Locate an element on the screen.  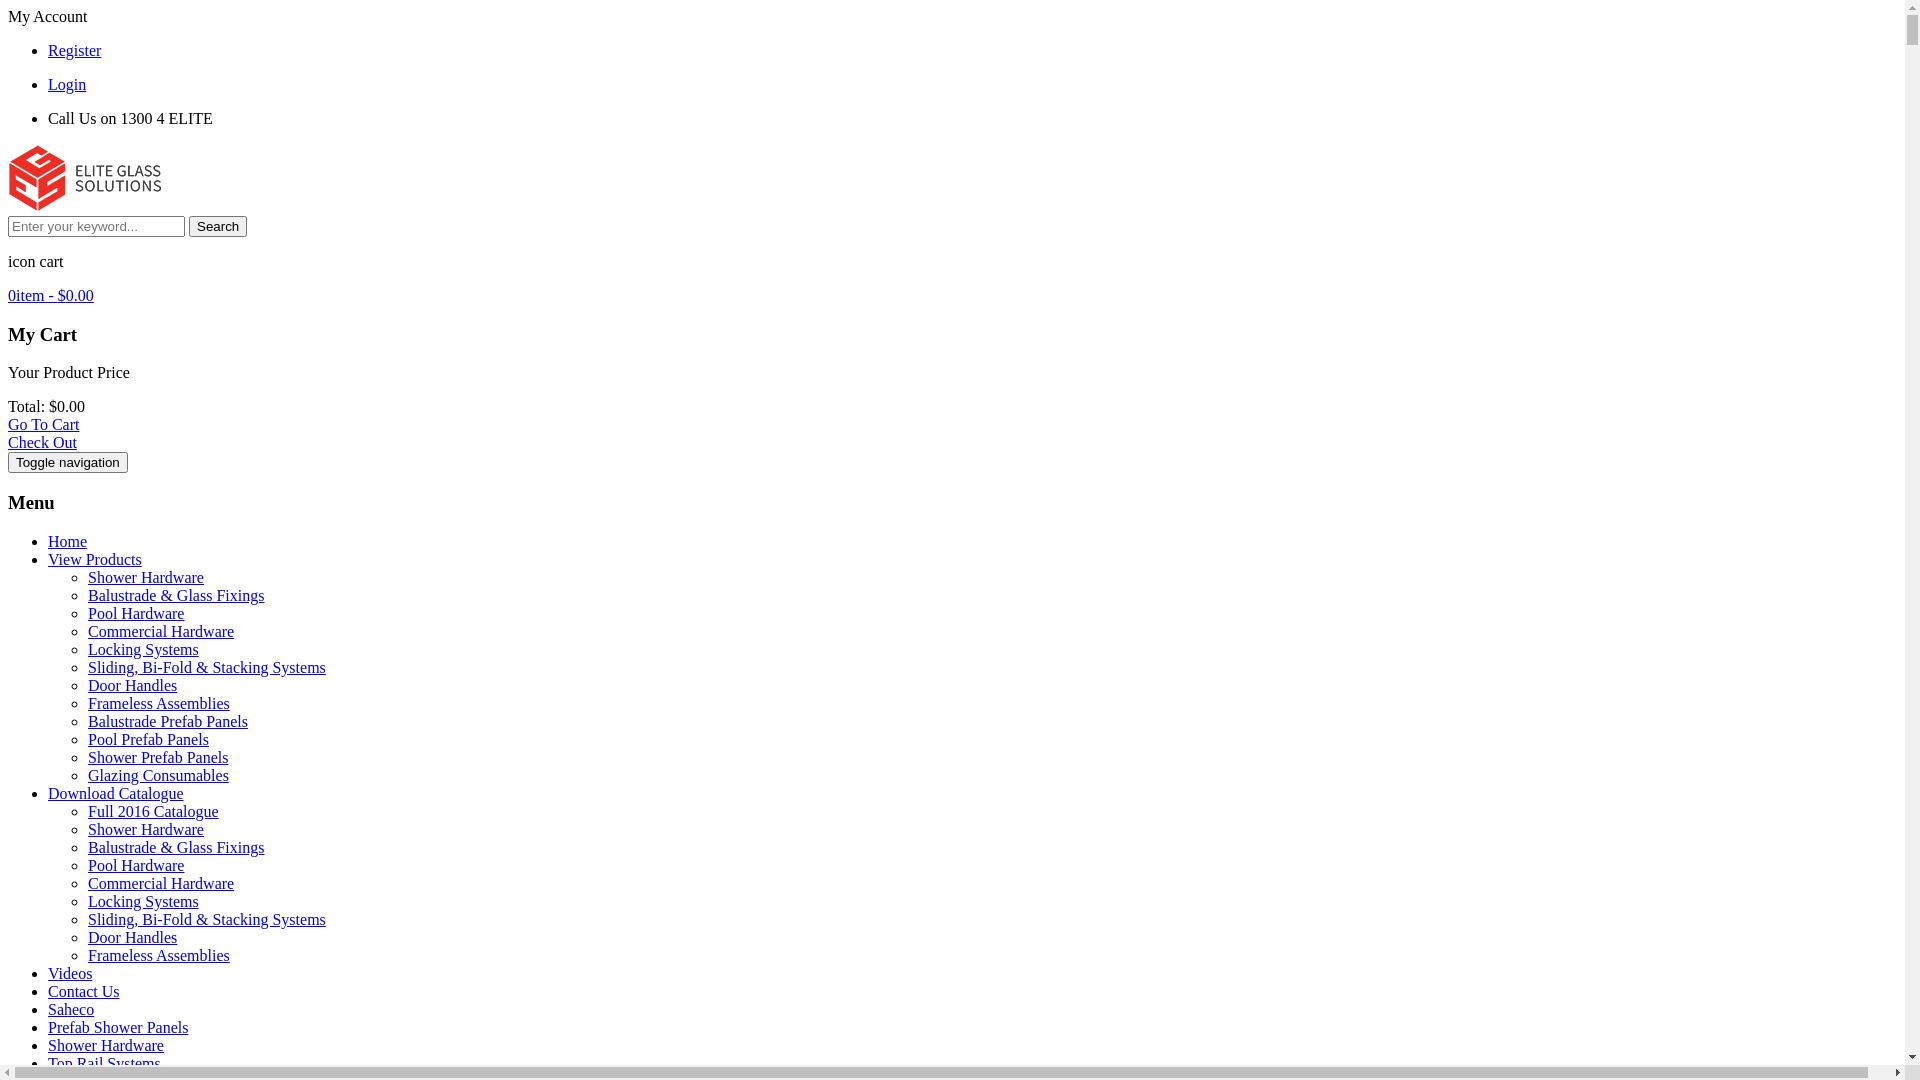
'Door Handles' is located at coordinates (131, 937).